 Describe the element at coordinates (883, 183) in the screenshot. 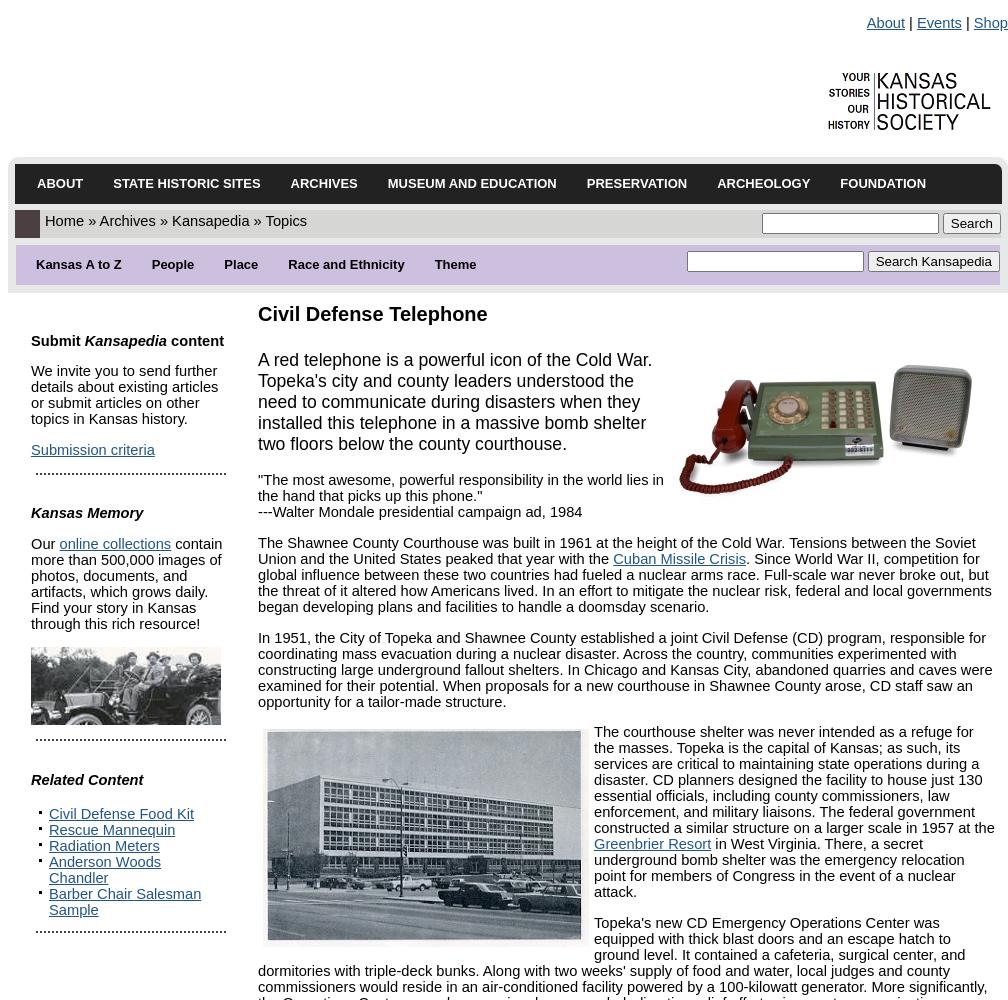

I see `'FOUNDATION'` at that location.